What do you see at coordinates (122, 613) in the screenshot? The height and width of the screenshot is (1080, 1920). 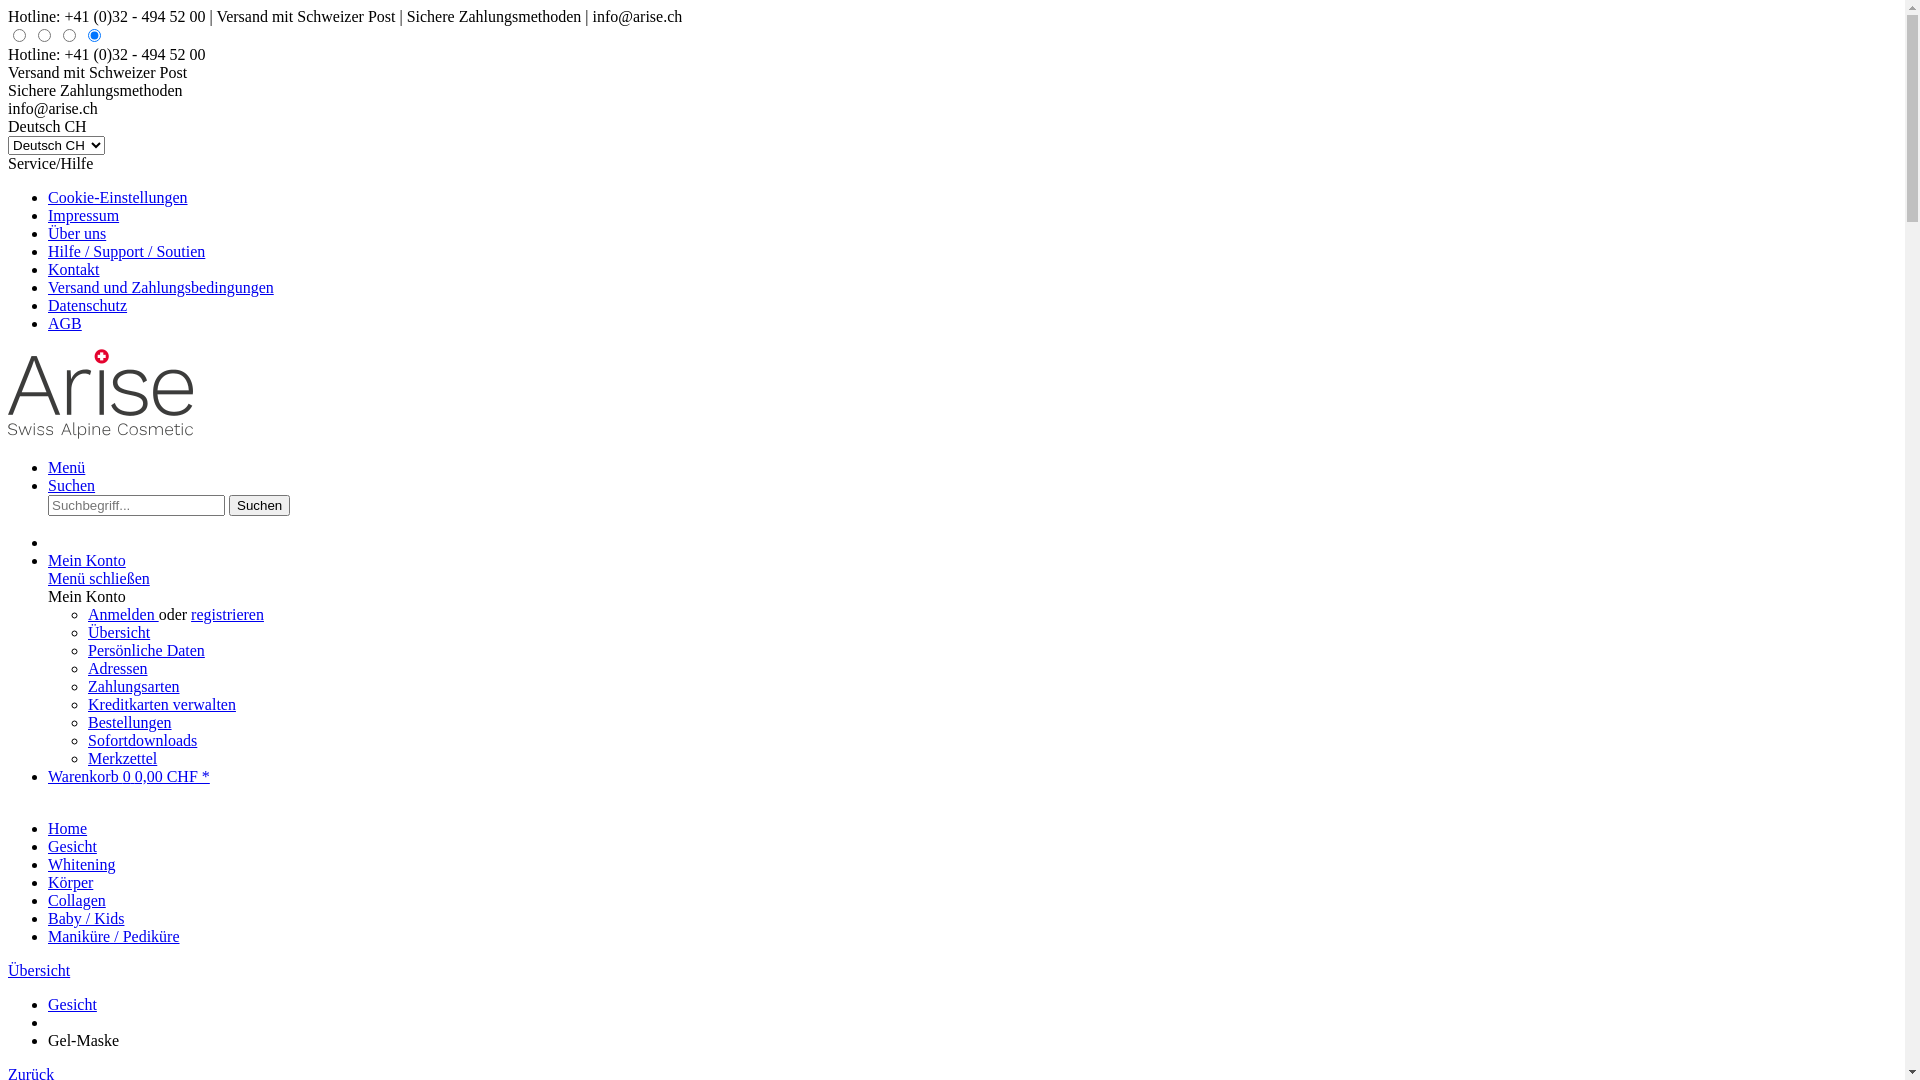 I see `'Anmelden'` at bounding box center [122, 613].